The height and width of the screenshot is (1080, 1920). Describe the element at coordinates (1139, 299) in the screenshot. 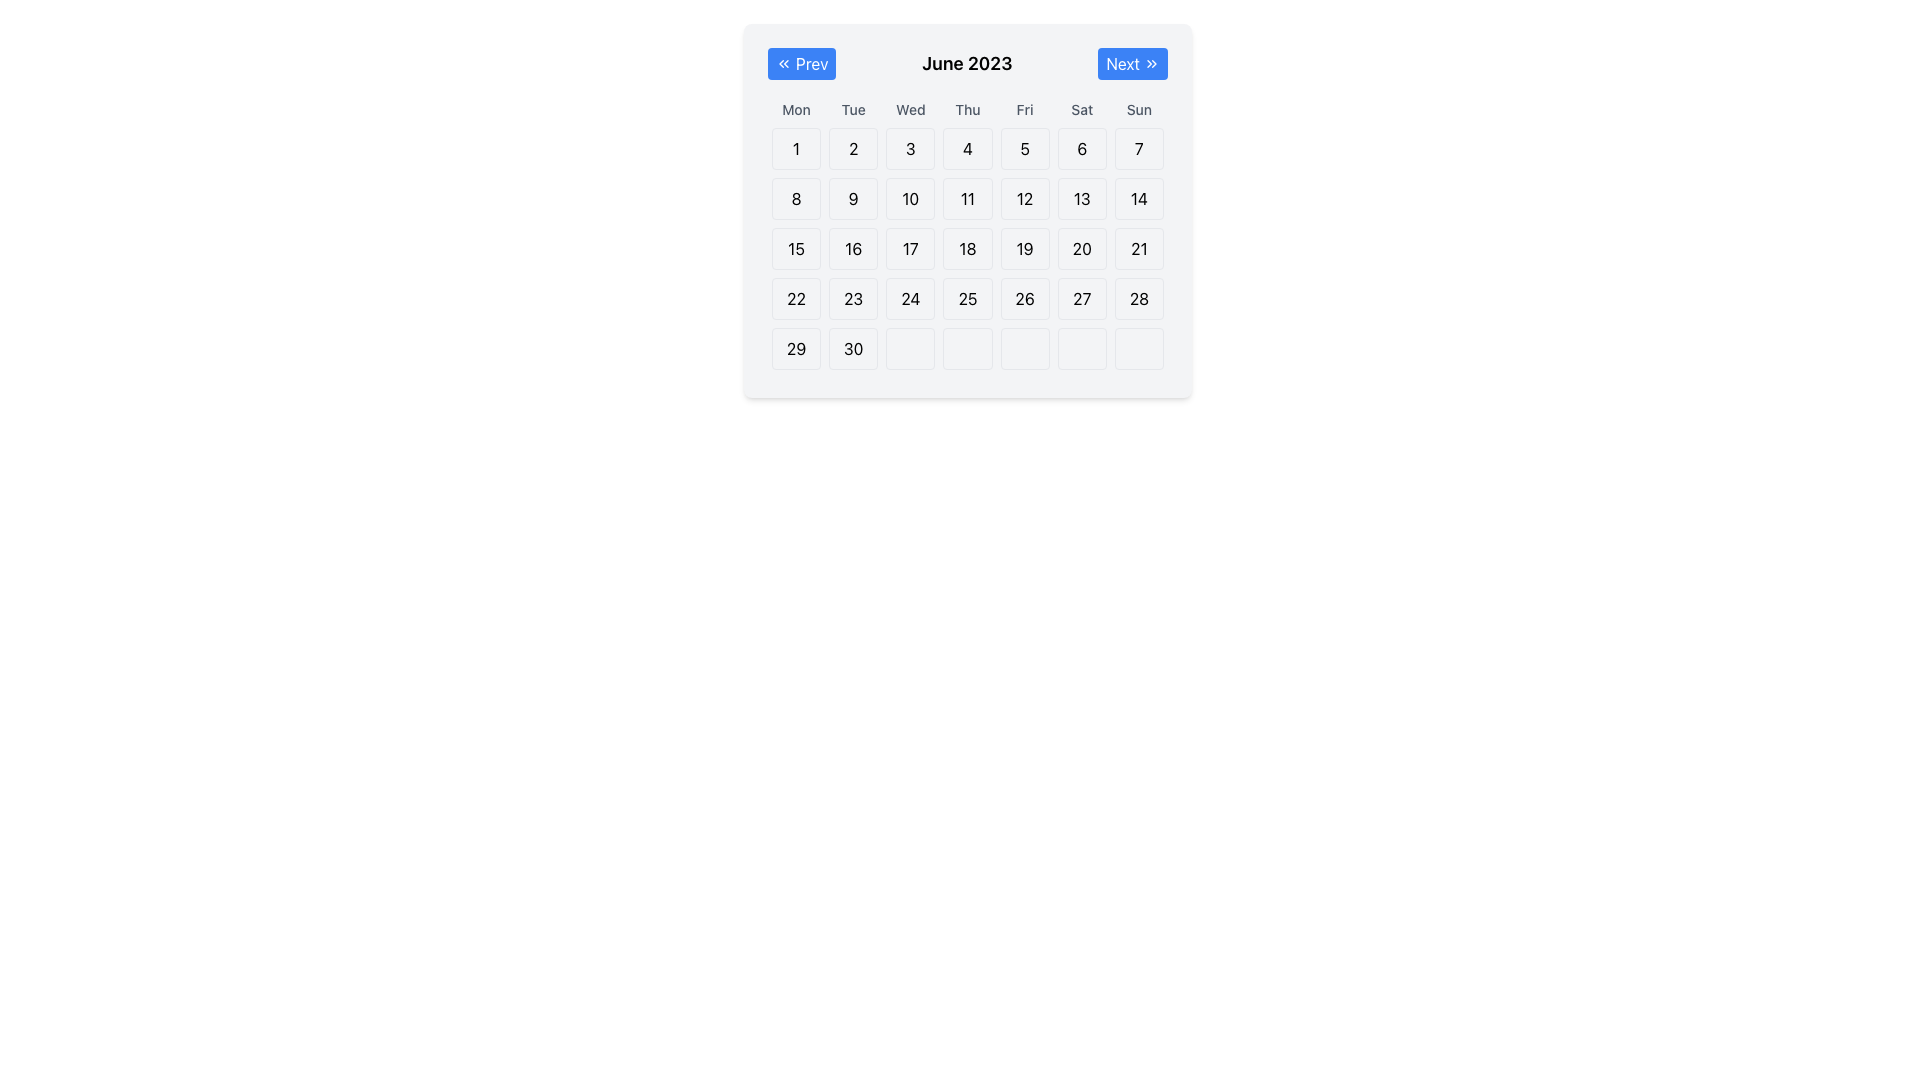

I see `the small rectangular button with rounded corners displaying the number '28'` at that location.